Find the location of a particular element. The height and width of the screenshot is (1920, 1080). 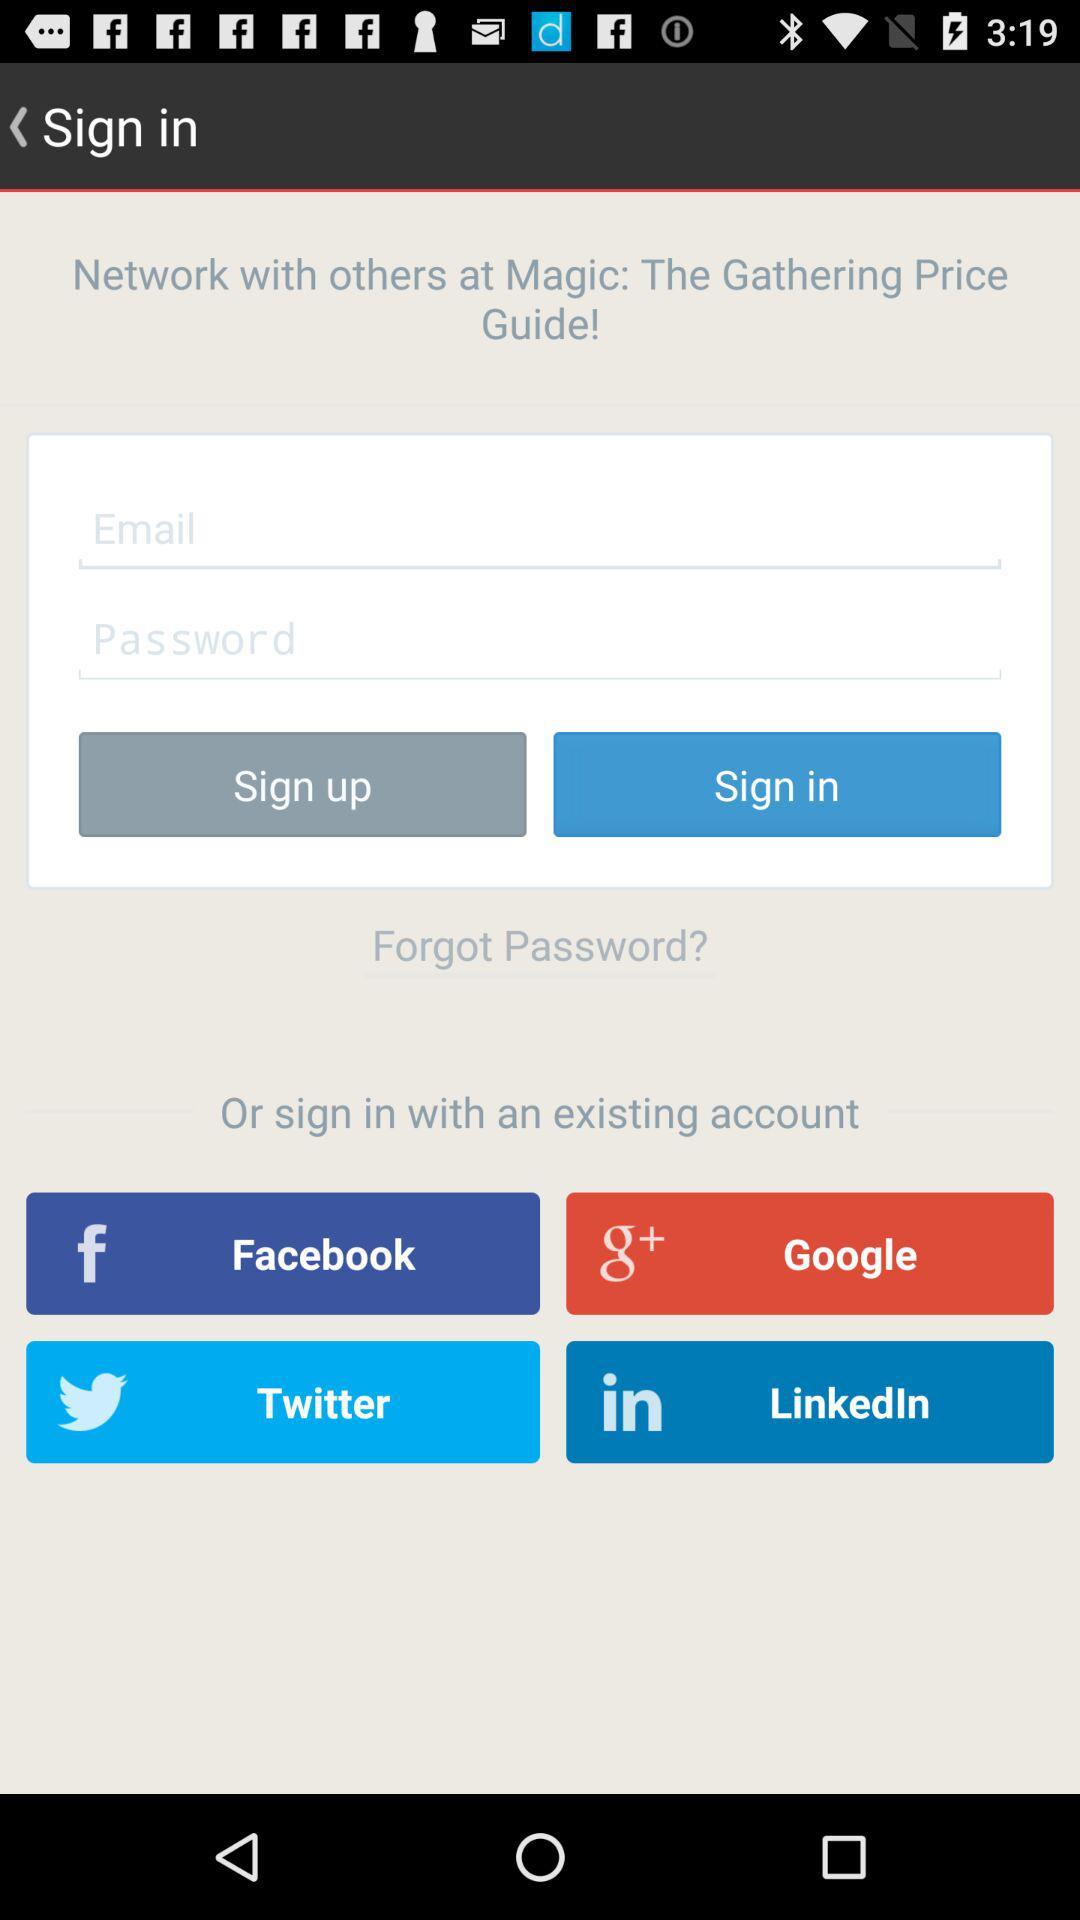

icon next to the facebook item is located at coordinates (810, 1252).